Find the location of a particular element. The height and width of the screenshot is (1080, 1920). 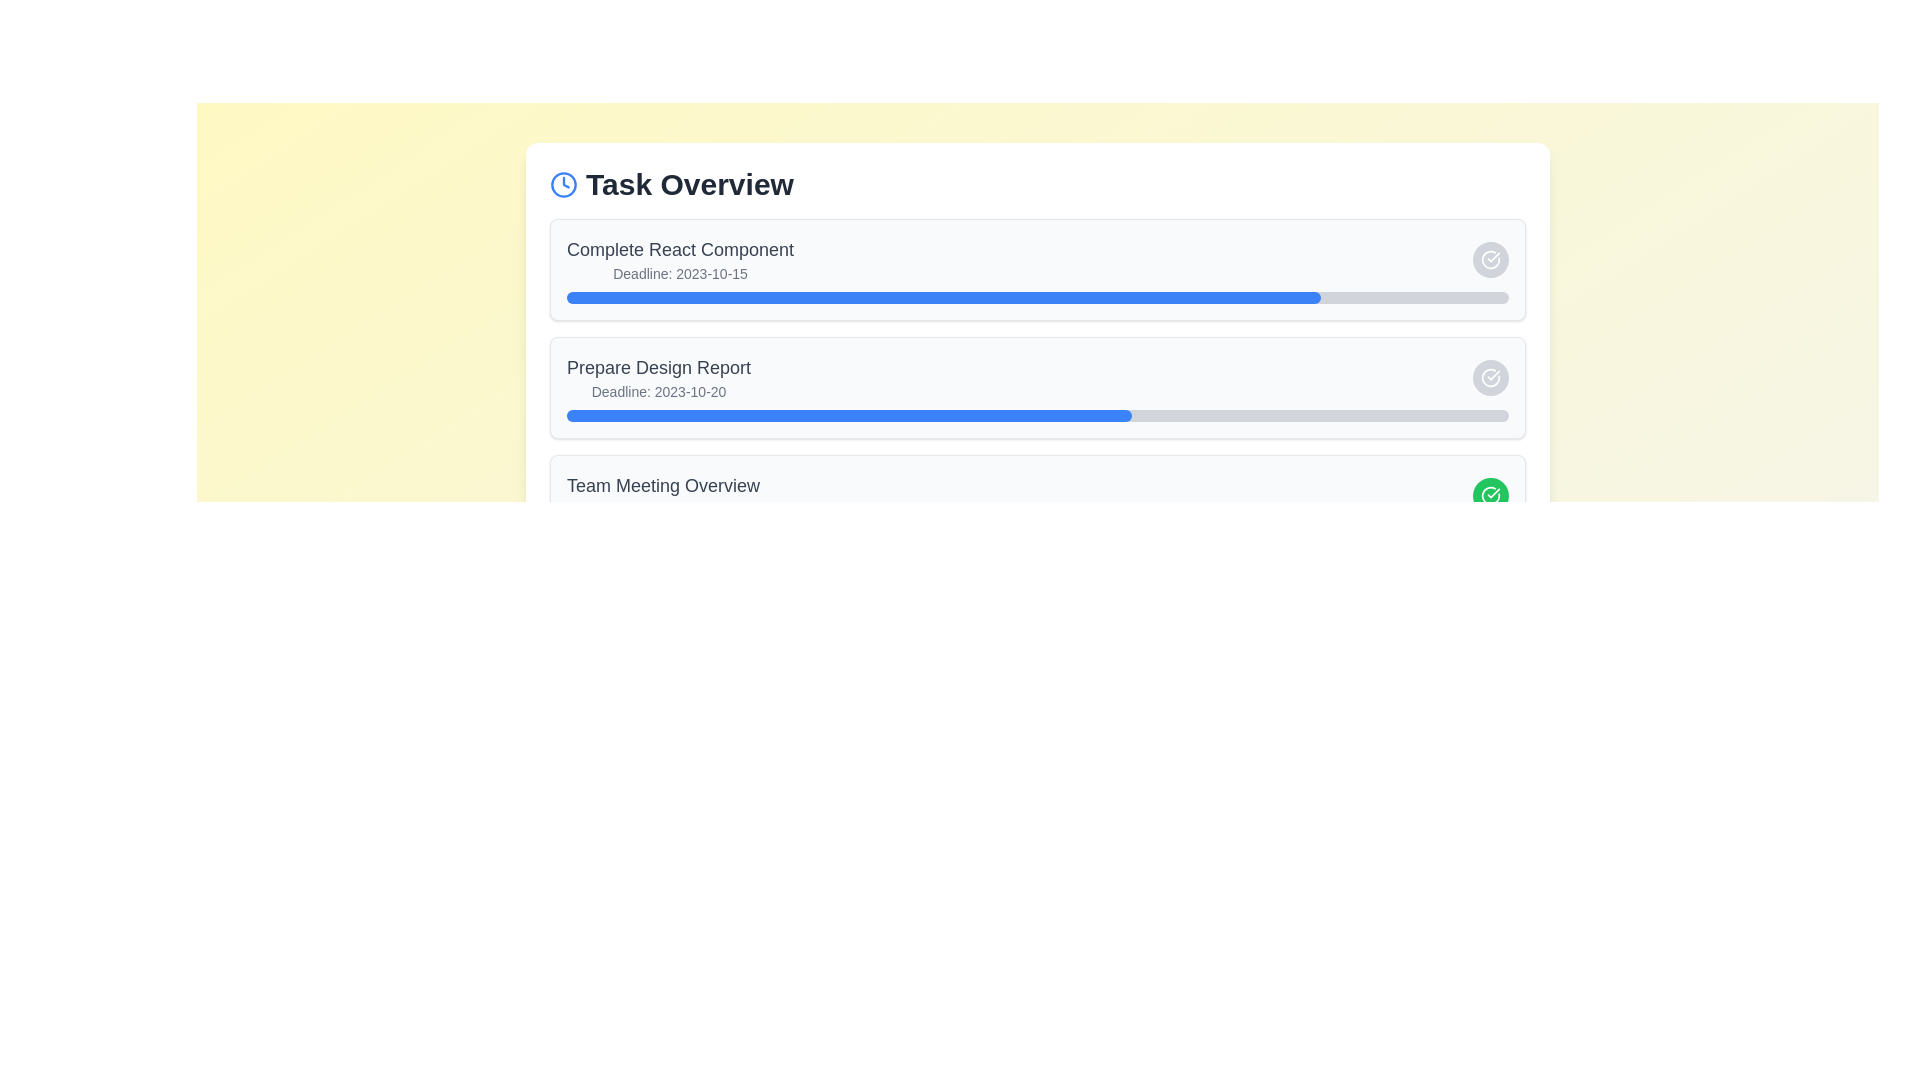

the decorative circle element that indicates deadline or time-related functionality within the clock icon in the task overview section is located at coordinates (563, 185).